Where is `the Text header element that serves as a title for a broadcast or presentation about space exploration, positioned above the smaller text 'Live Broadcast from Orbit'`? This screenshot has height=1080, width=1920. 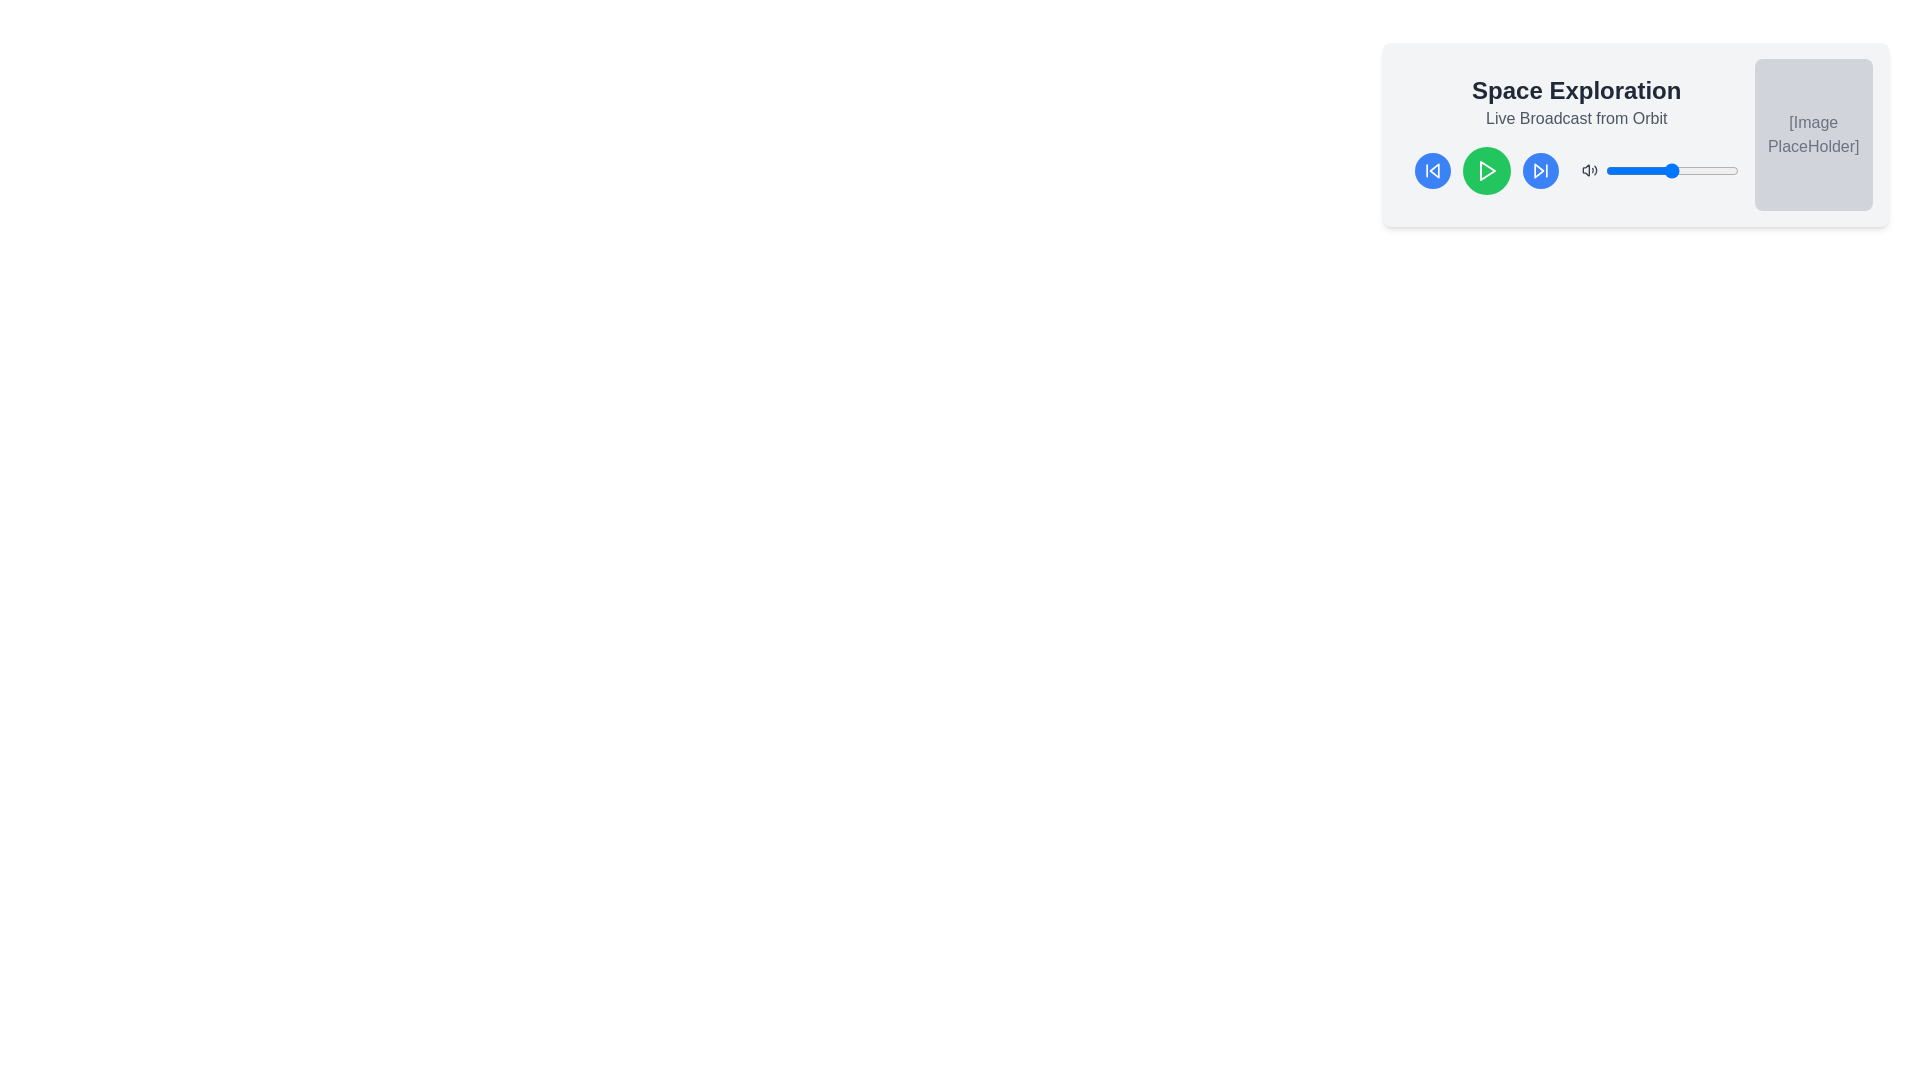 the Text header element that serves as a title for a broadcast or presentation about space exploration, positioned above the smaller text 'Live Broadcast from Orbit' is located at coordinates (1575, 91).